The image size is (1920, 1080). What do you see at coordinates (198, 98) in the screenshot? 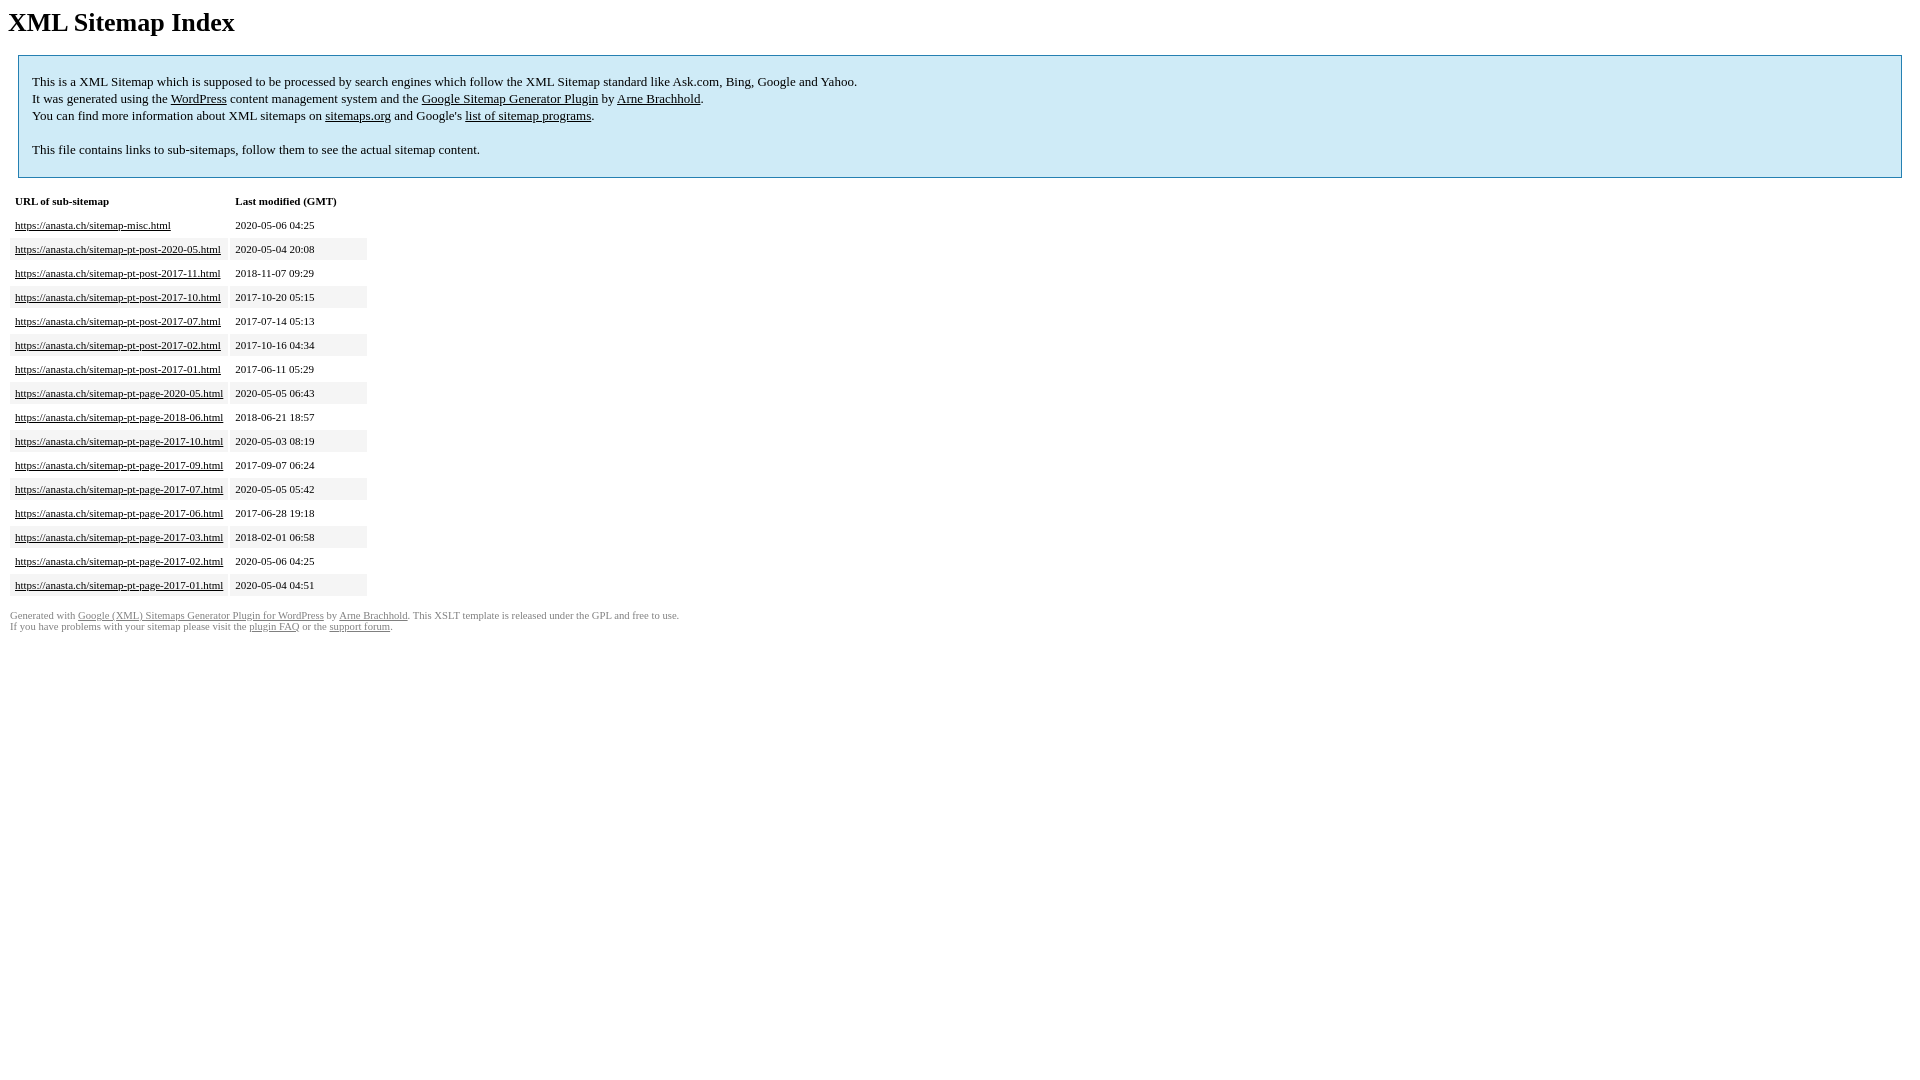
I see `'WordPress'` at bounding box center [198, 98].